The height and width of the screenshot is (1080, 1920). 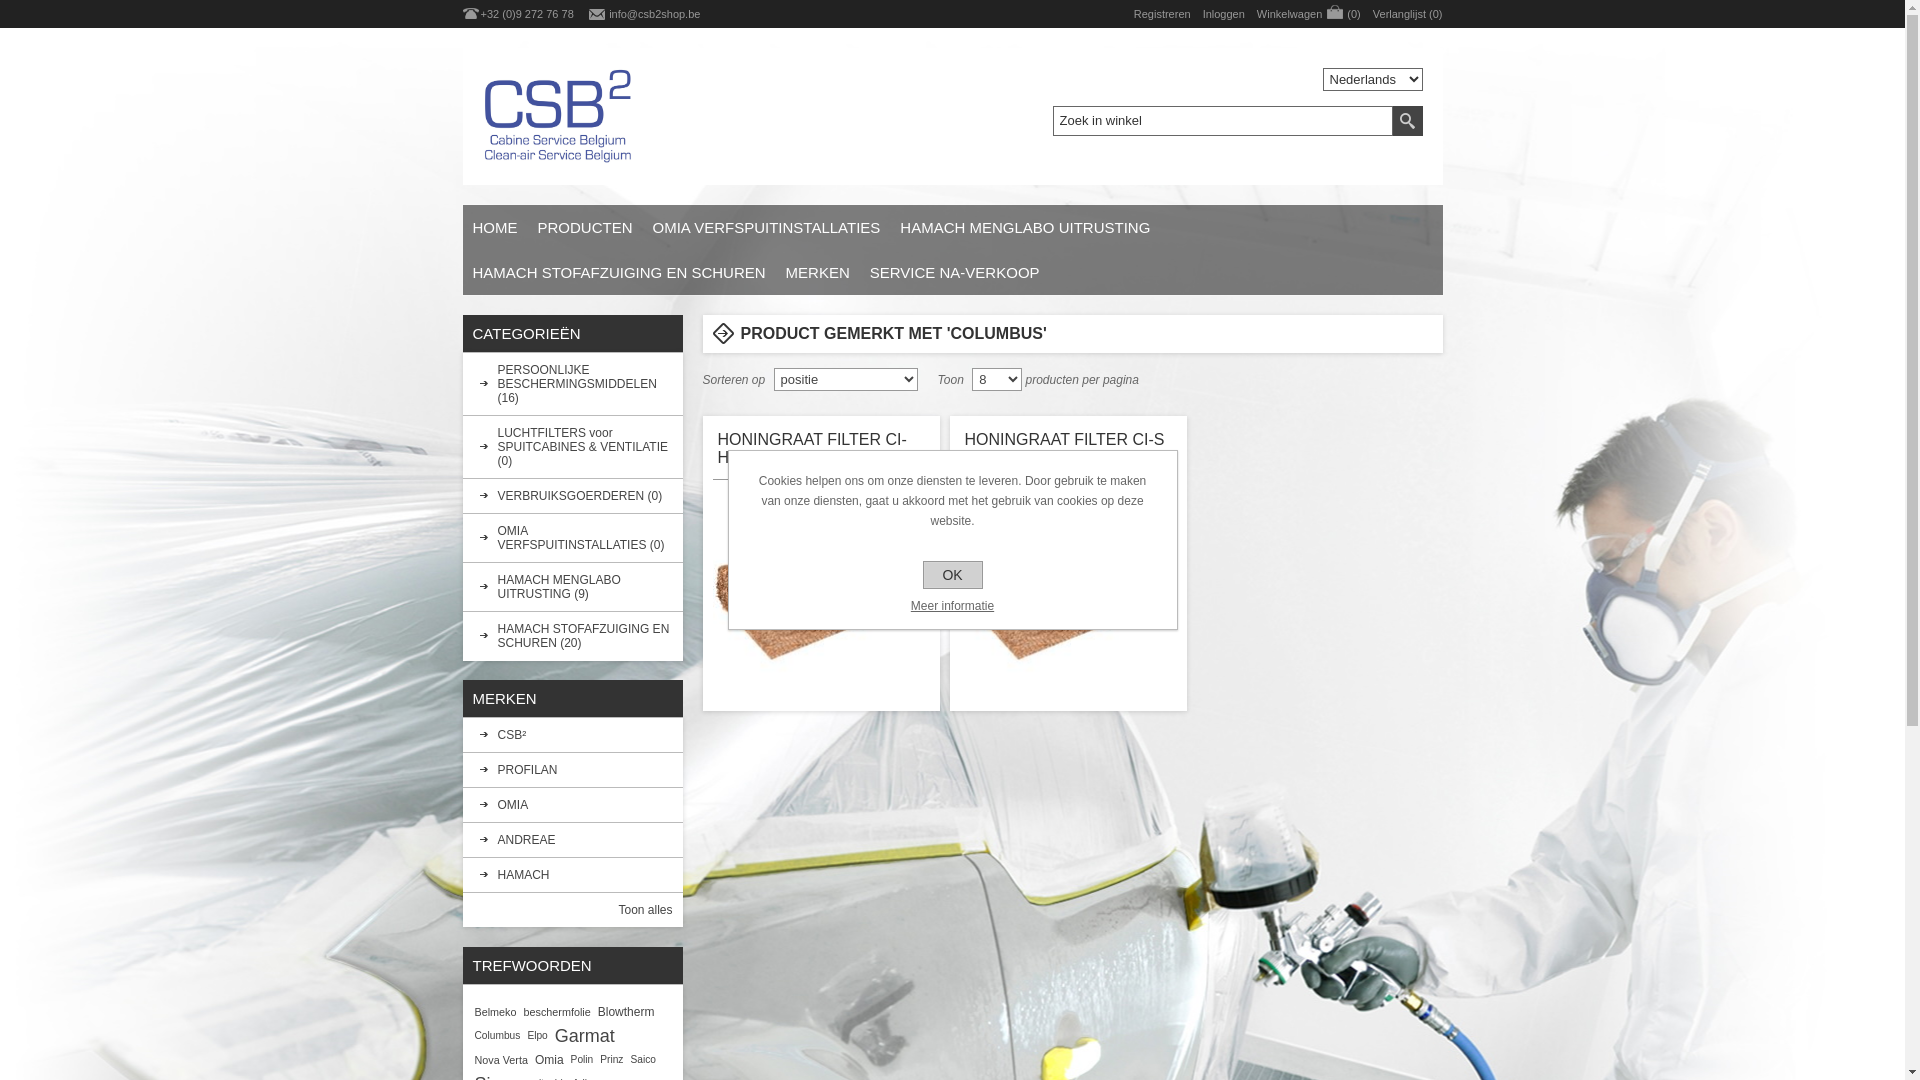 What do you see at coordinates (523, 1011) in the screenshot?
I see `'beschermfolie'` at bounding box center [523, 1011].